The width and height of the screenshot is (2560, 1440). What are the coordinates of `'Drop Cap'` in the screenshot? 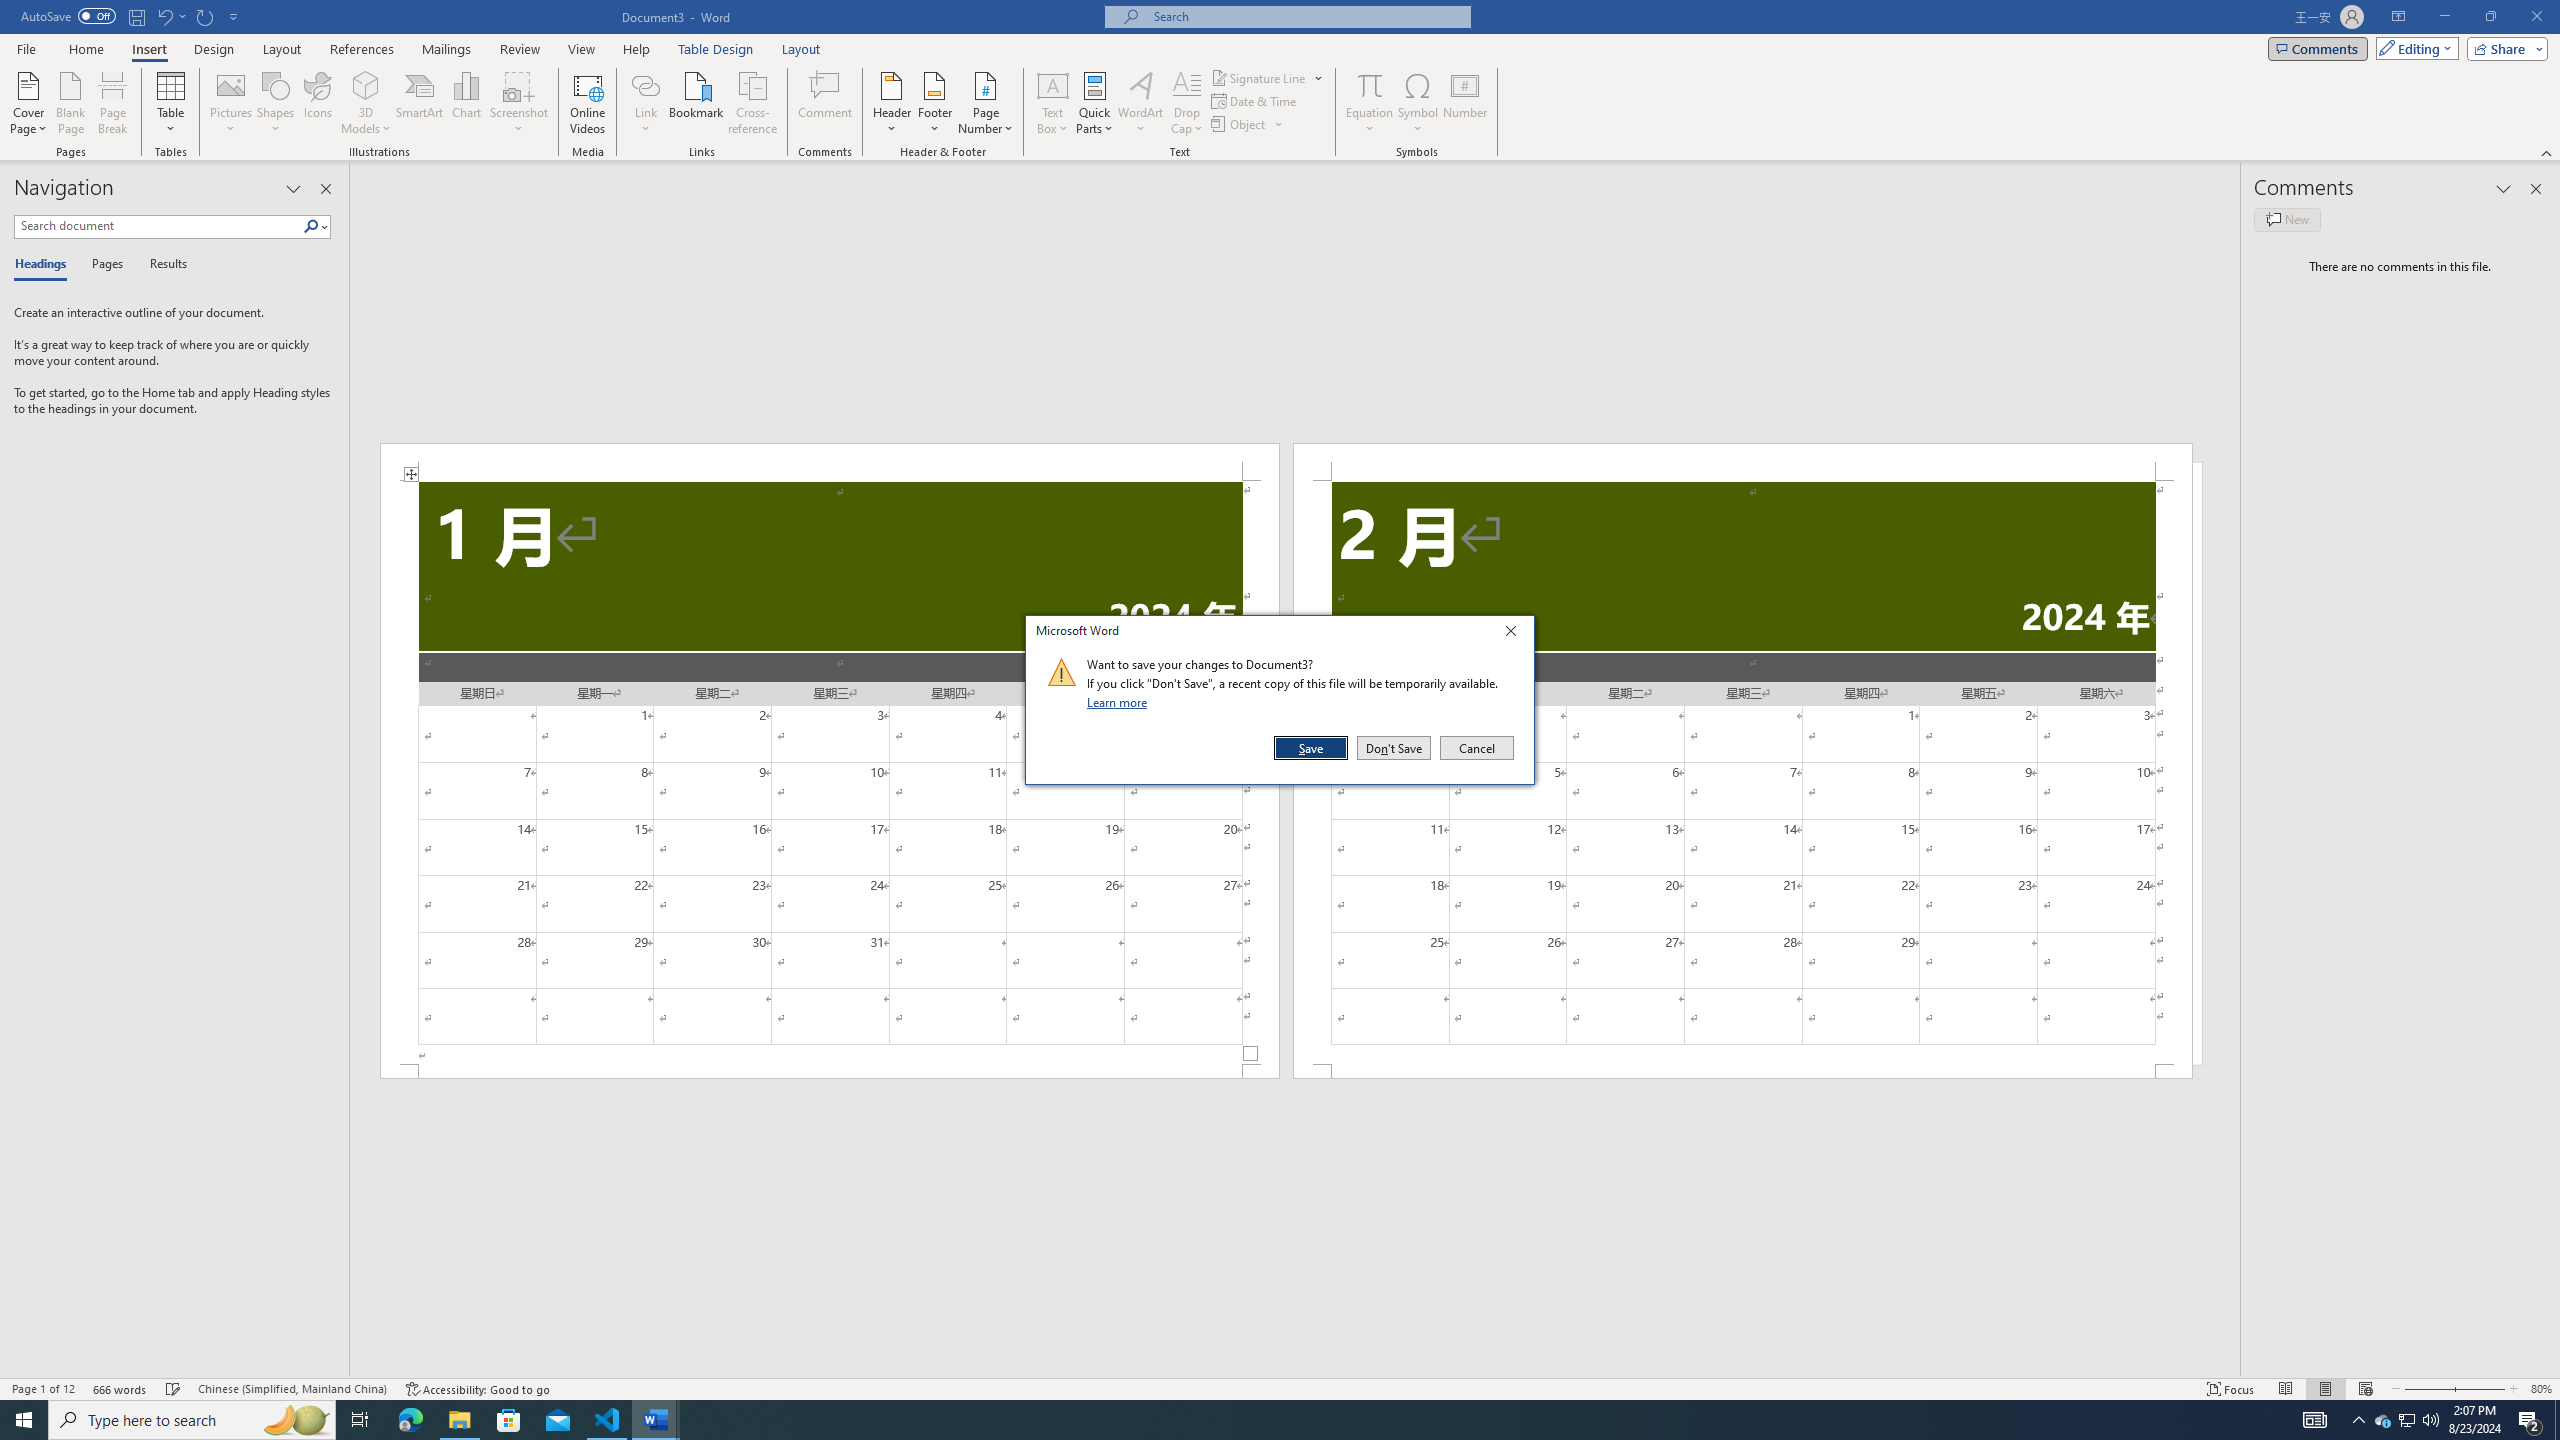 It's located at (1186, 103).